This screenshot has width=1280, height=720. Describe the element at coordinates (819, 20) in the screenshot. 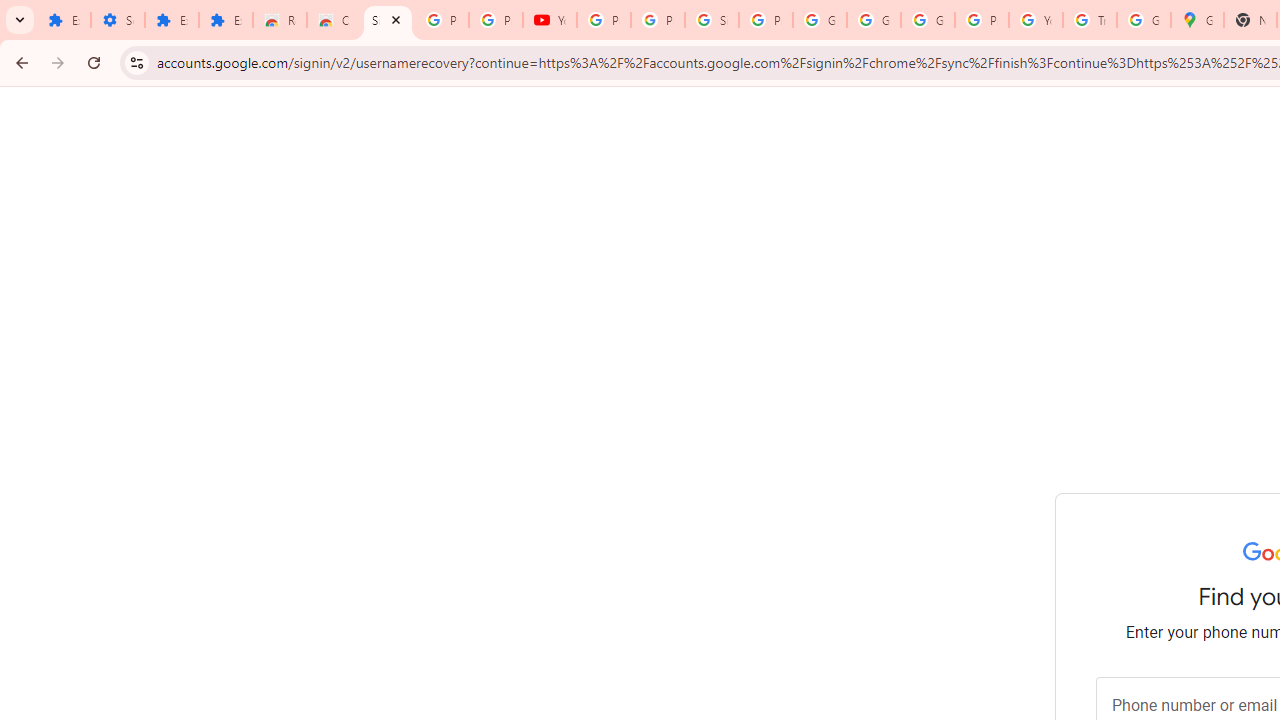

I see `'Google Account'` at that location.